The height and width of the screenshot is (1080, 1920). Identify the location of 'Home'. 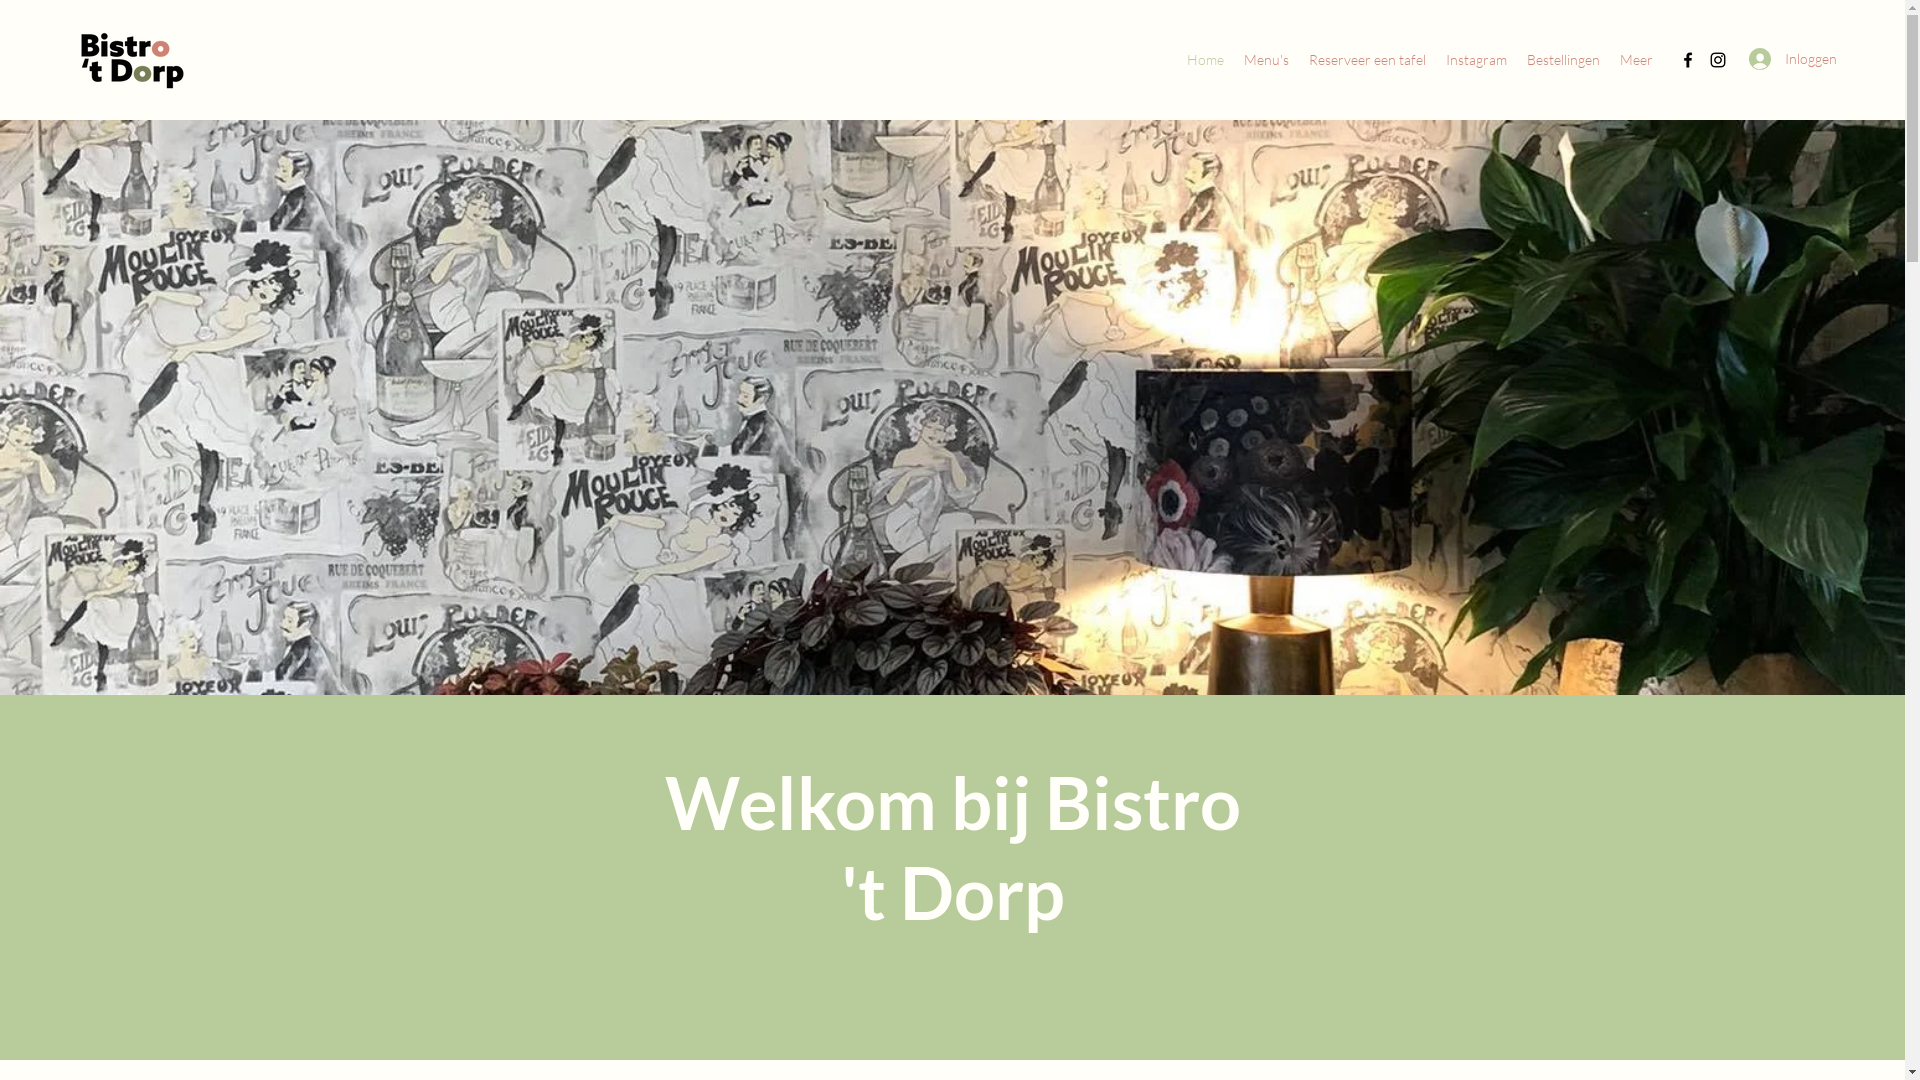
(1204, 59).